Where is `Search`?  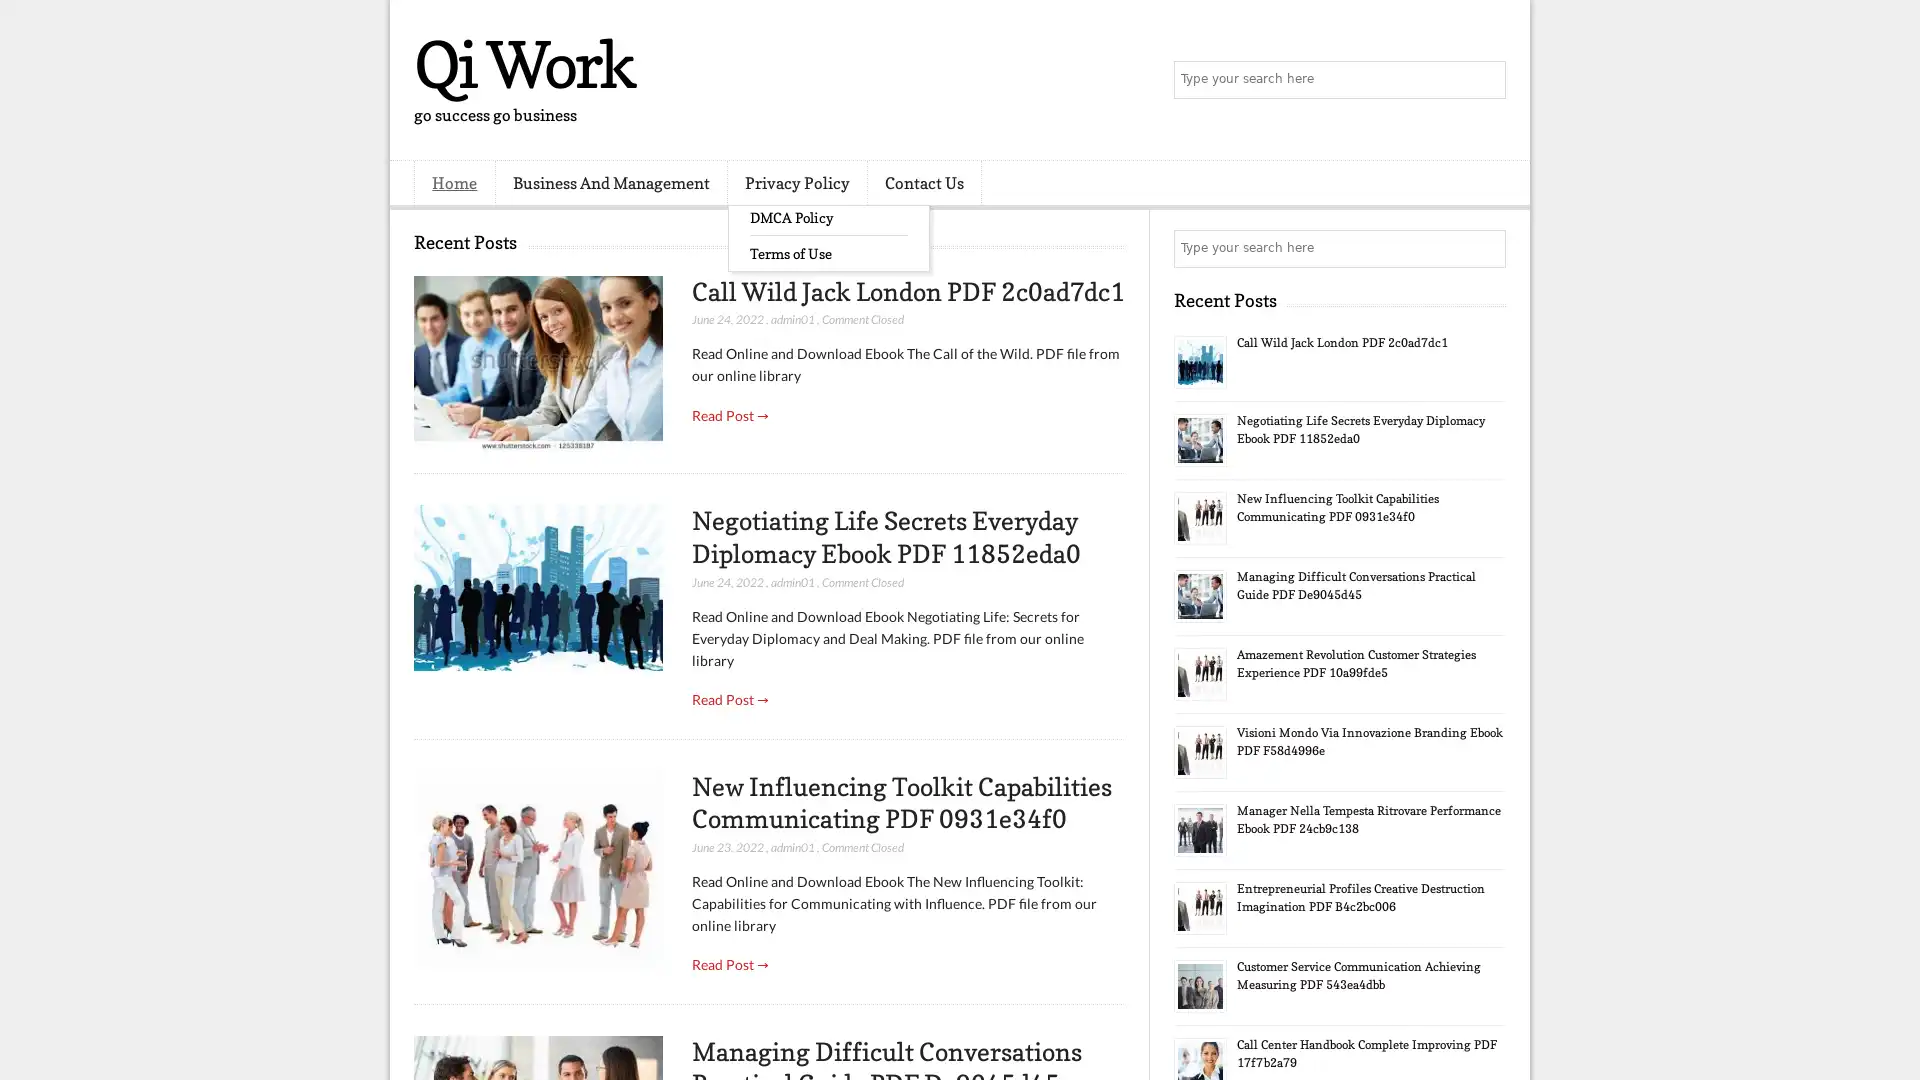 Search is located at coordinates (1485, 248).